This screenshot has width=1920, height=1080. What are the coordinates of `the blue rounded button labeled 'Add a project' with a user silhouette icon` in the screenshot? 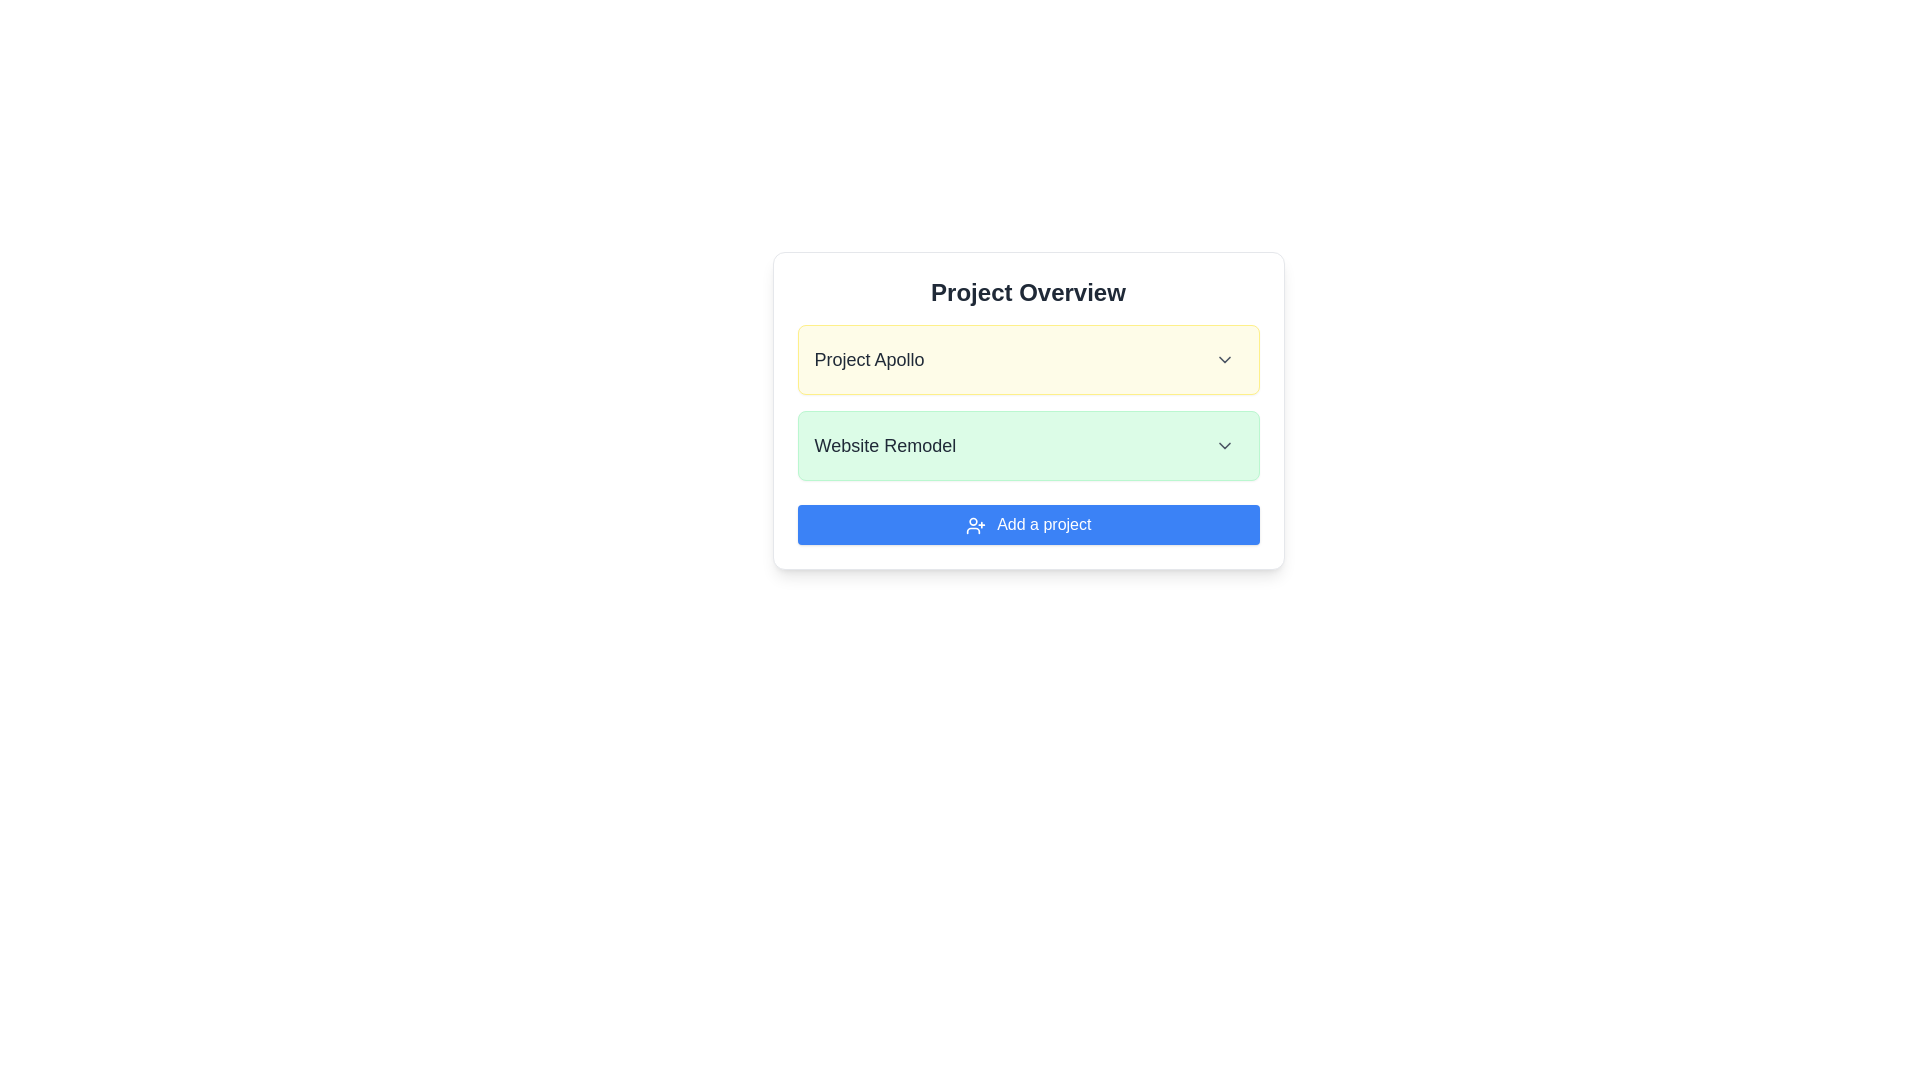 It's located at (1028, 523).